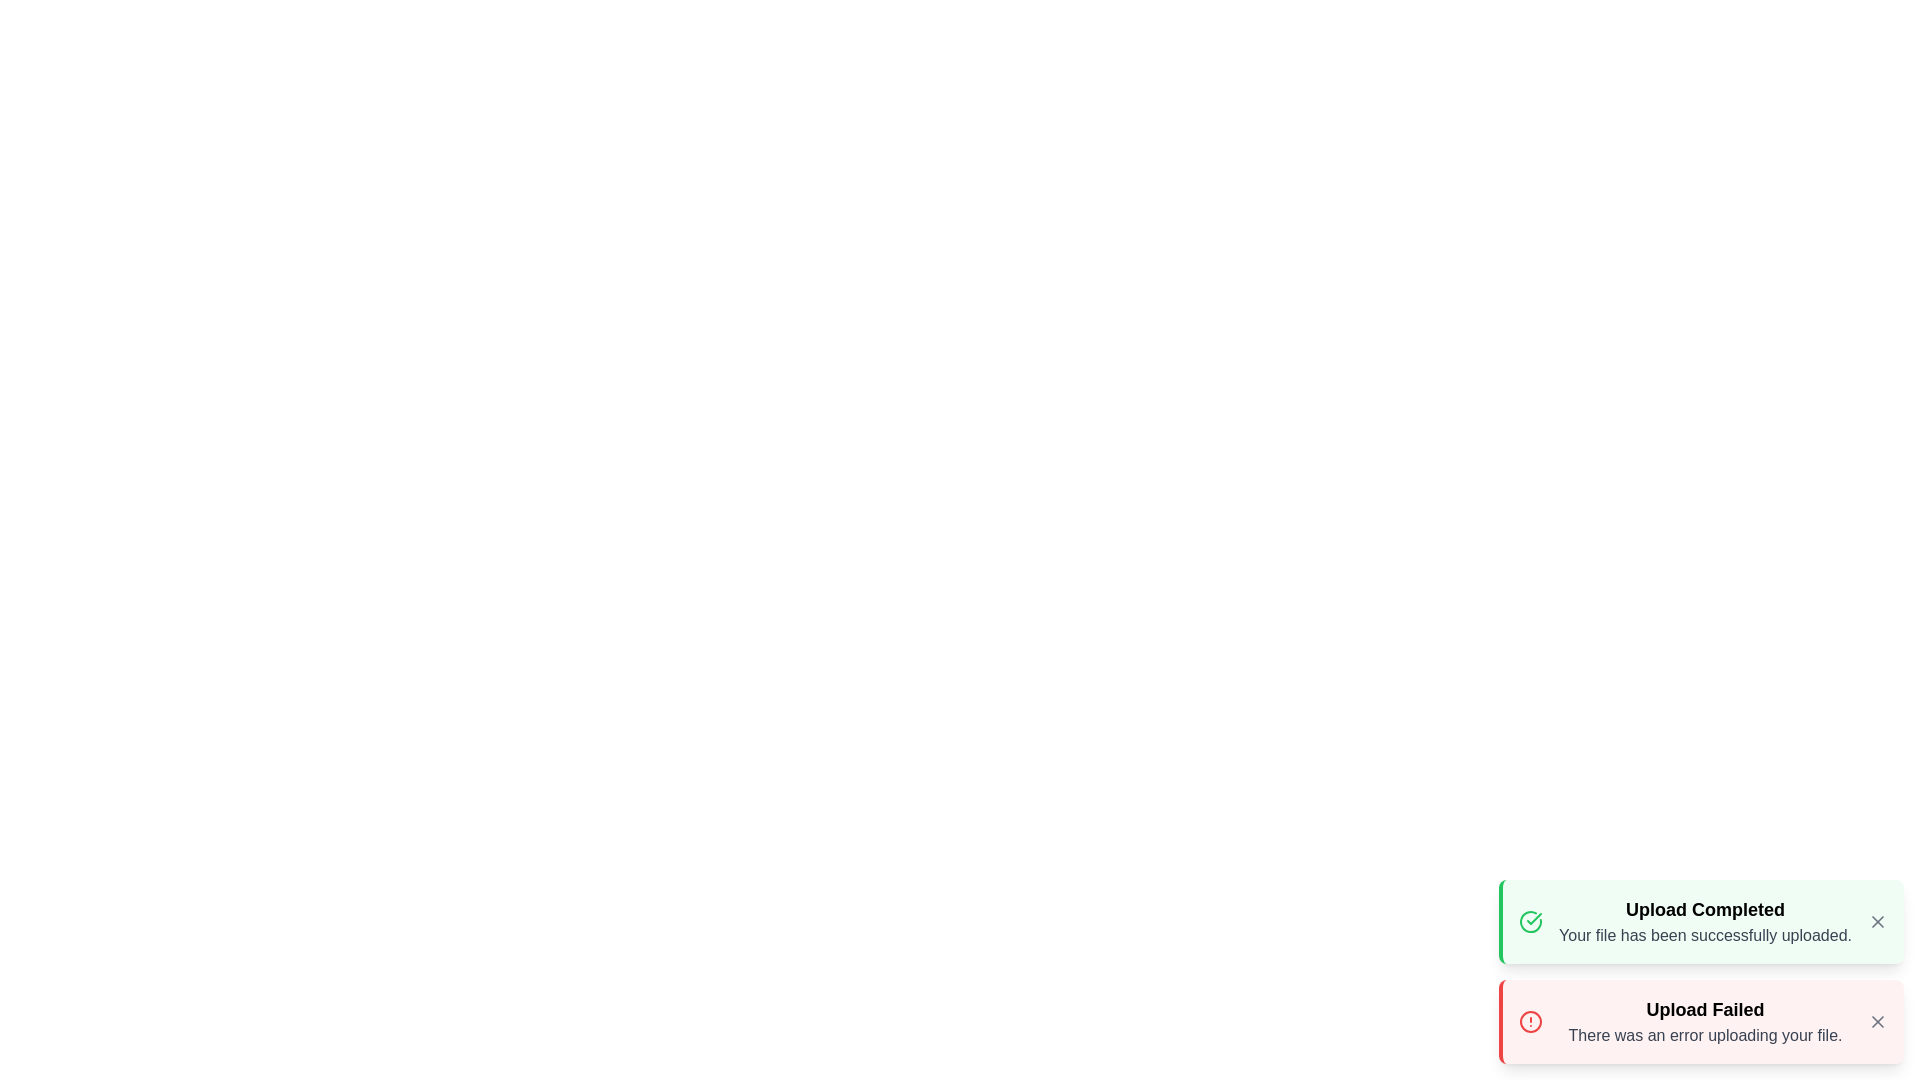  Describe the element at coordinates (1876, 1022) in the screenshot. I see `the 'Close' icon in the lower-right corner of the 'Upload Failed' notification box` at that location.